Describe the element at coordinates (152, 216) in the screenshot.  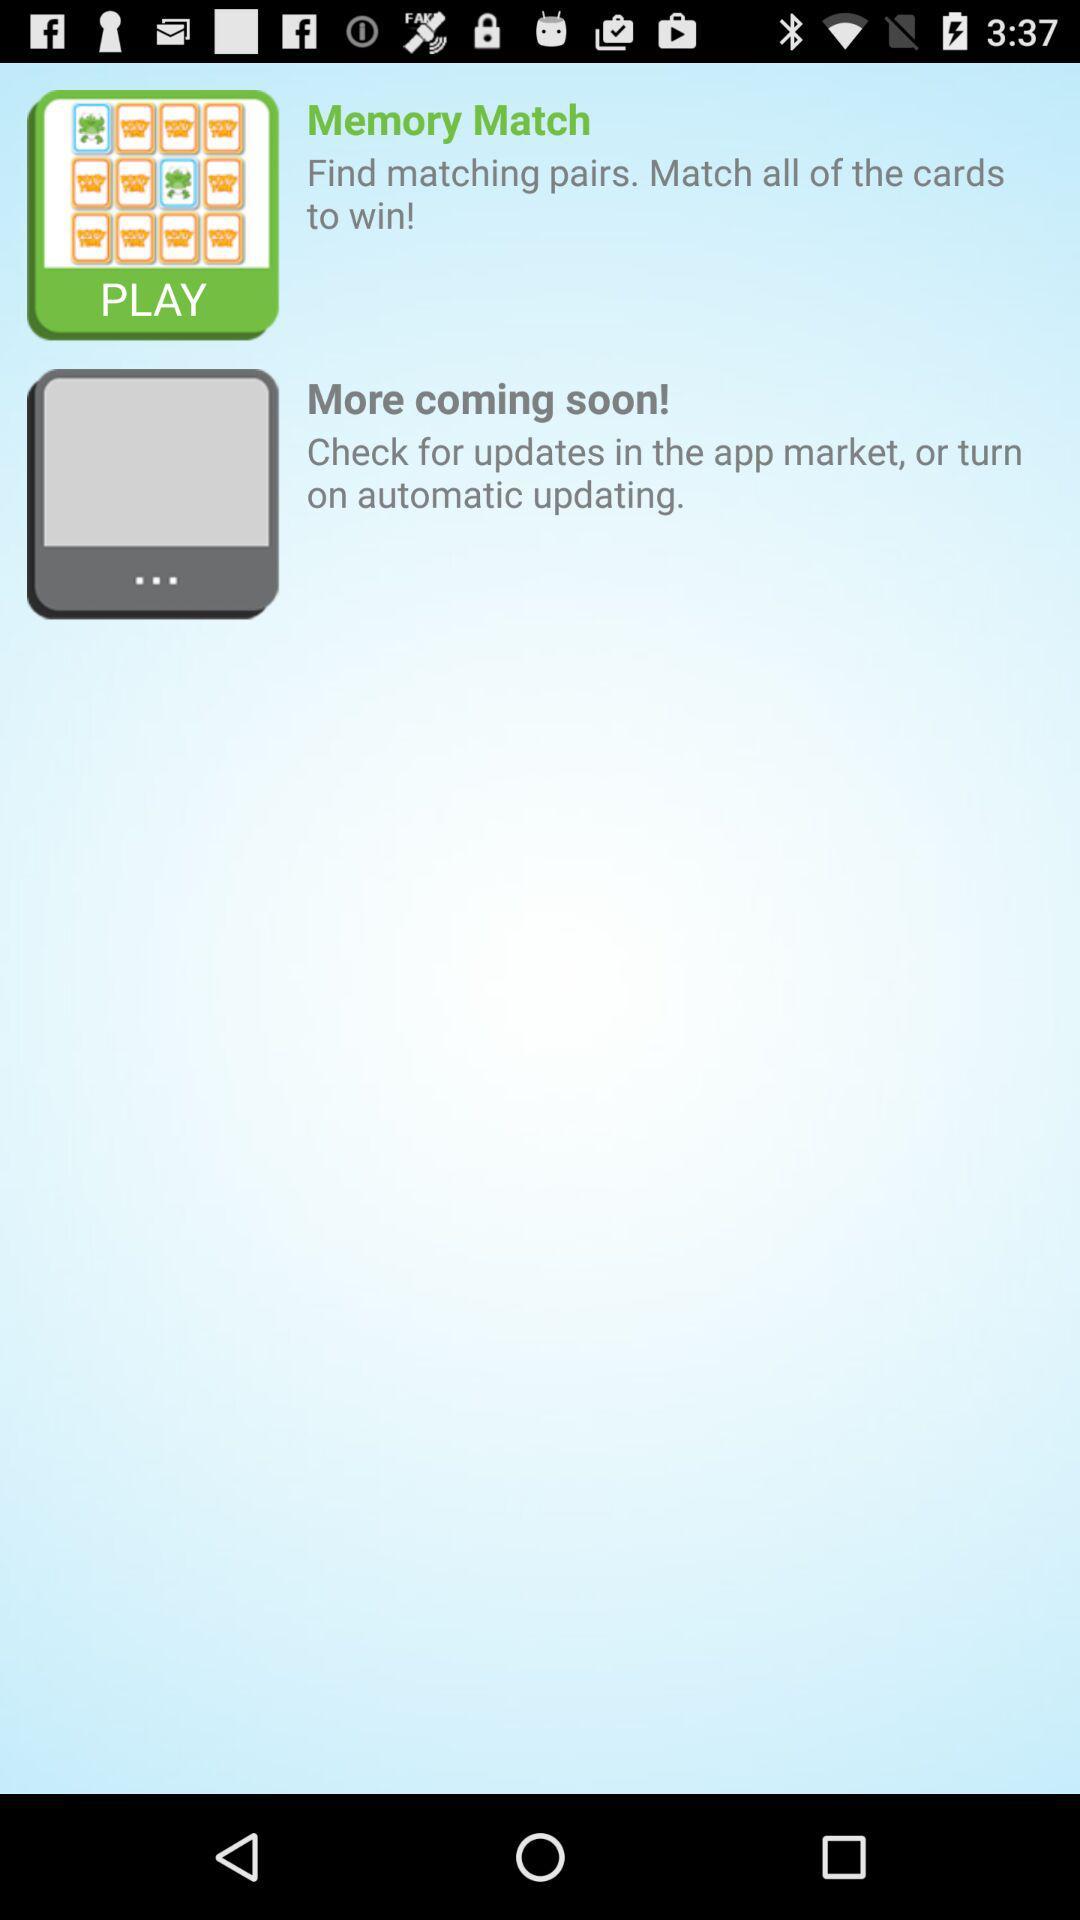
I see `the item to the left of the memory match icon` at that location.